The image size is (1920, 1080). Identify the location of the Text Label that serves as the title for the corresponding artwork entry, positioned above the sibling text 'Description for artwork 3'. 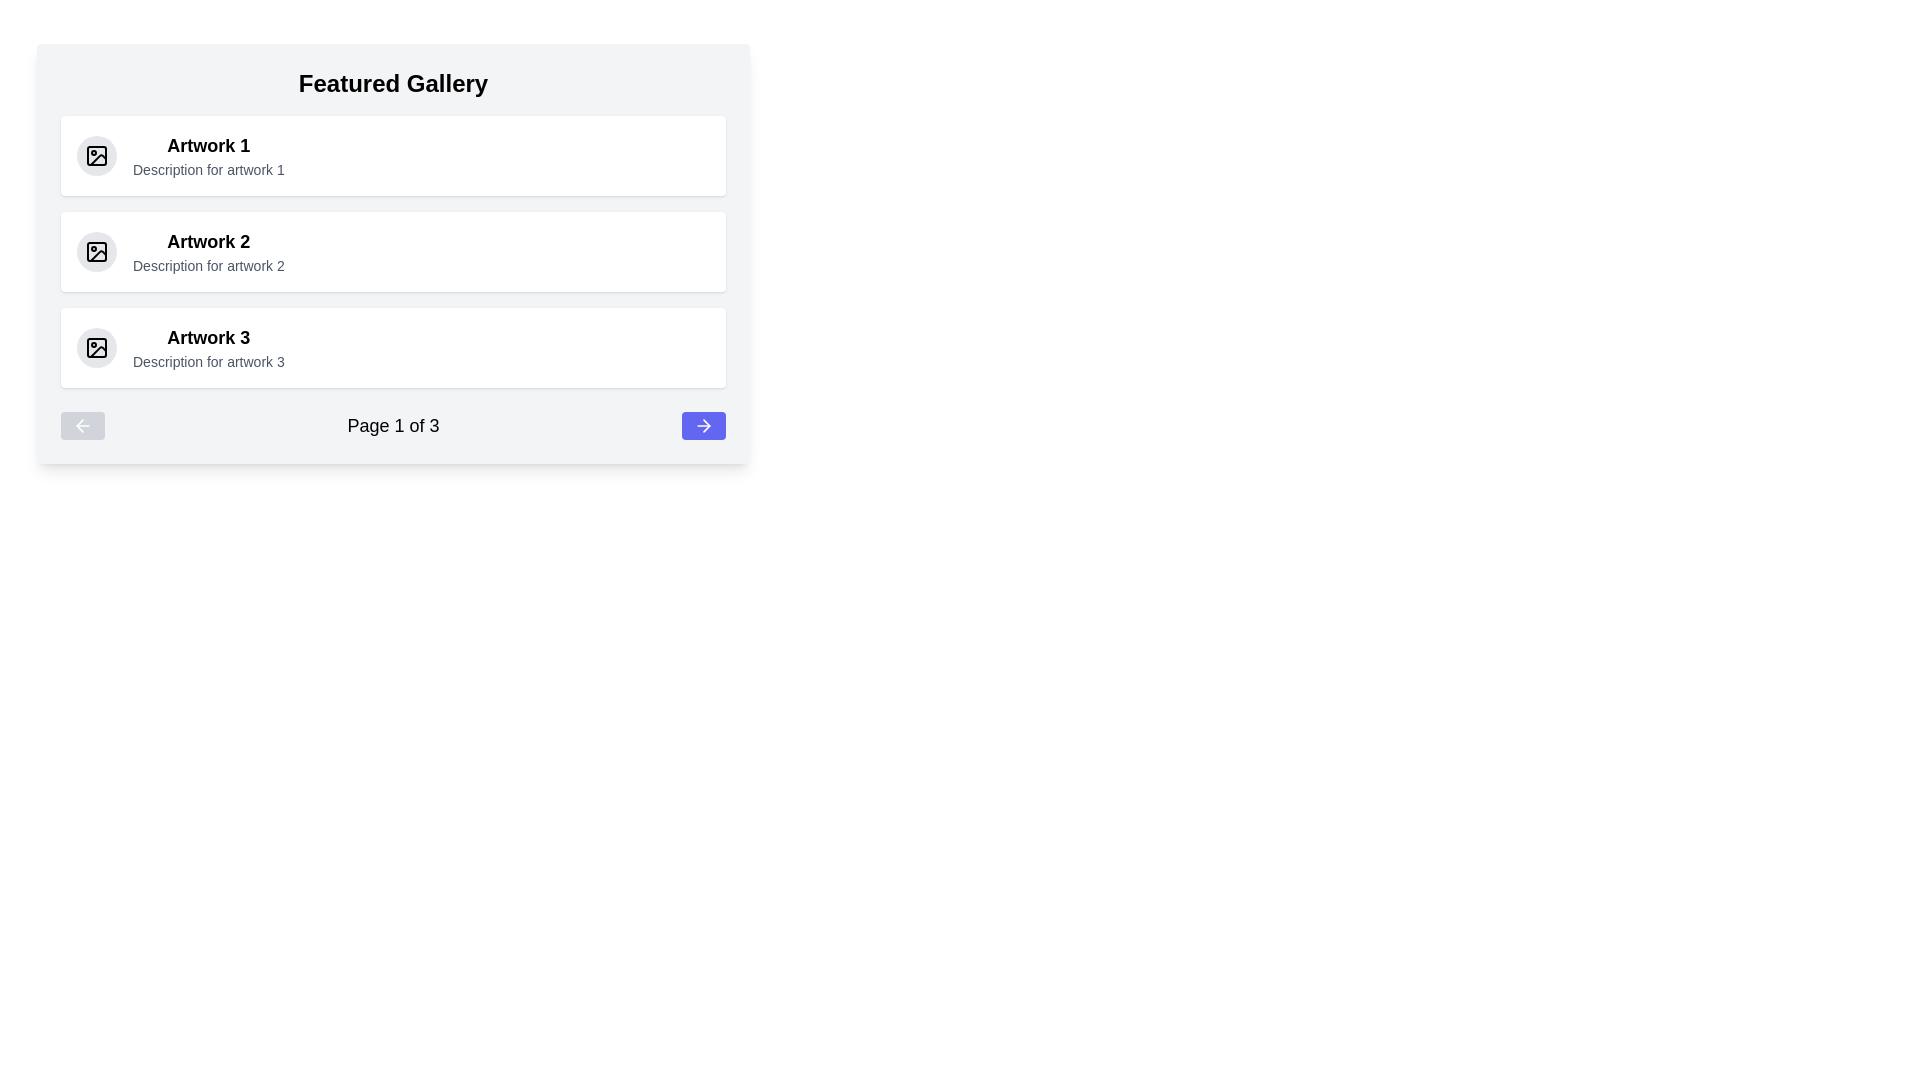
(208, 337).